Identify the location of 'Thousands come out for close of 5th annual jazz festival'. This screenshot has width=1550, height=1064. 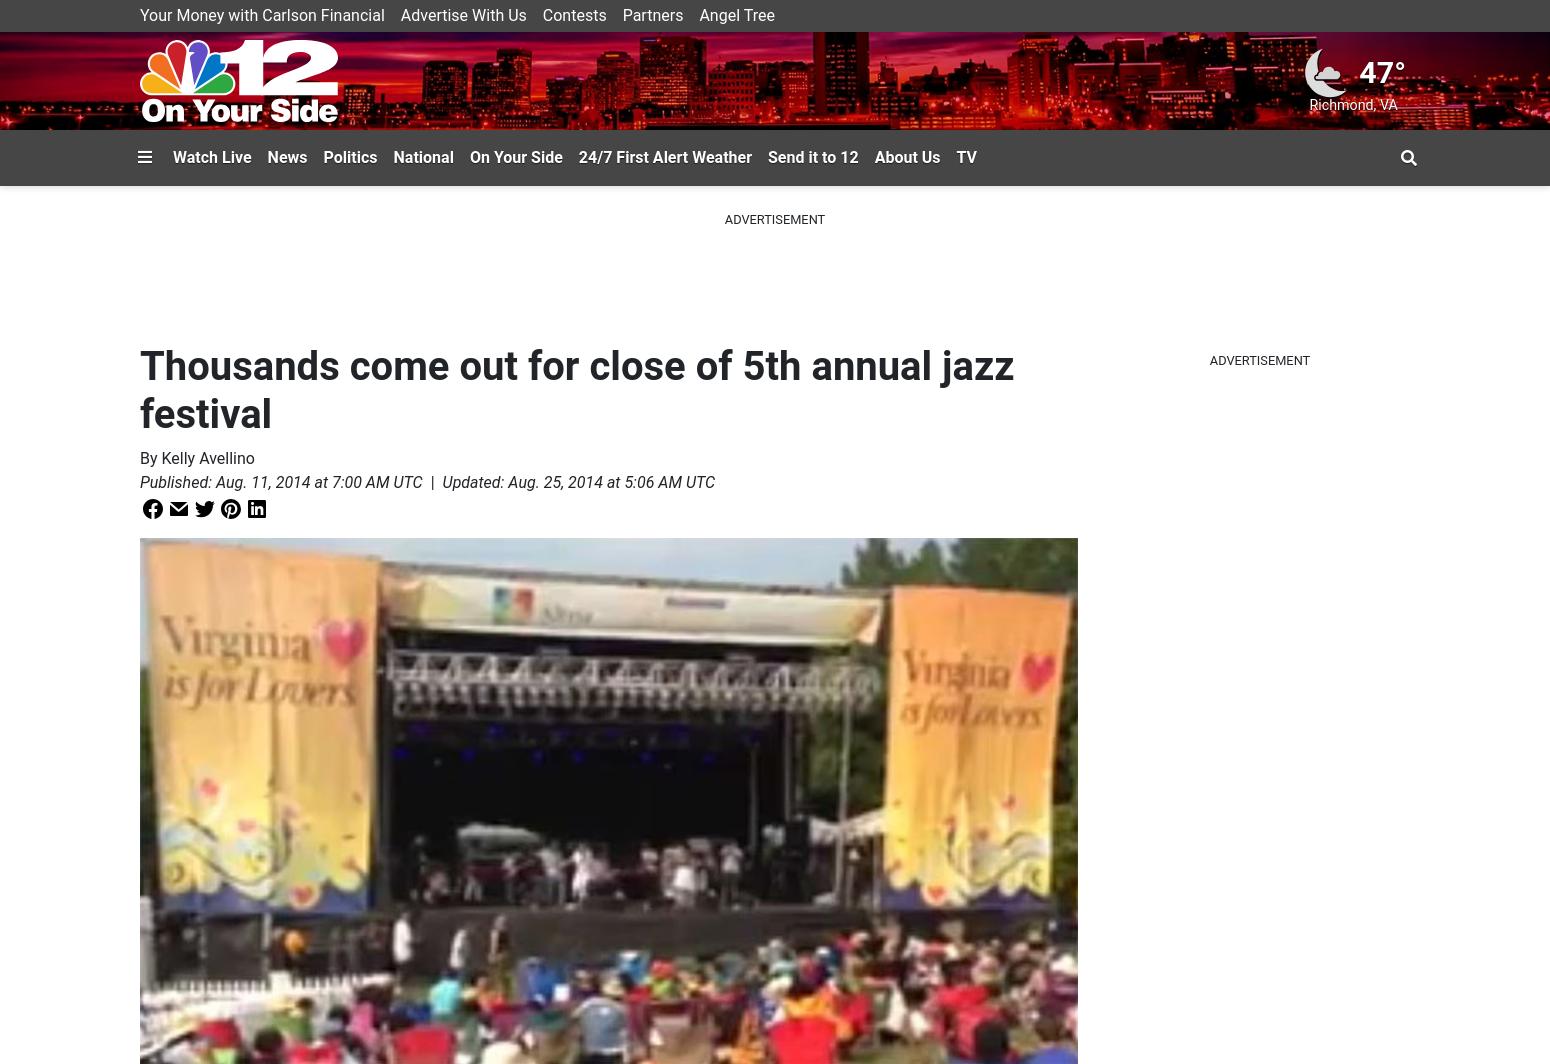
(577, 390).